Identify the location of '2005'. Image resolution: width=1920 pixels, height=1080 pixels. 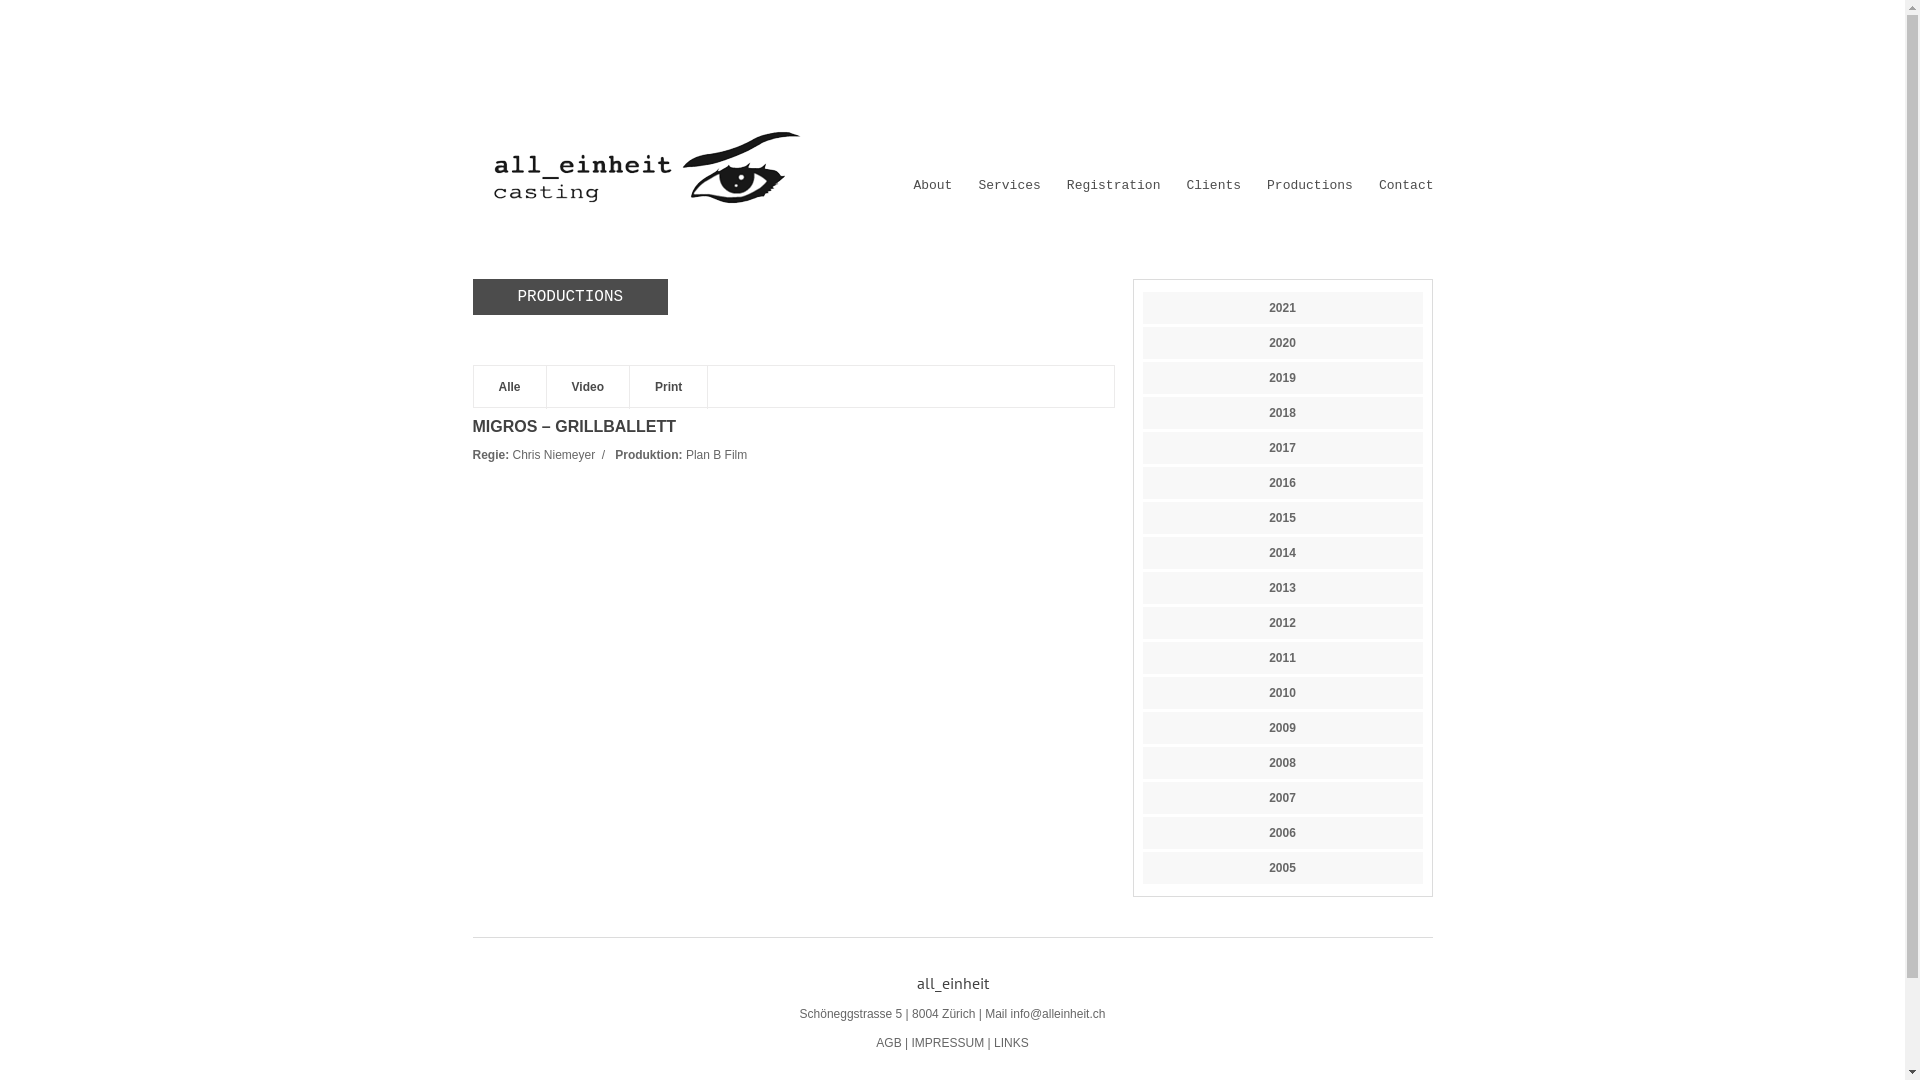
(1282, 866).